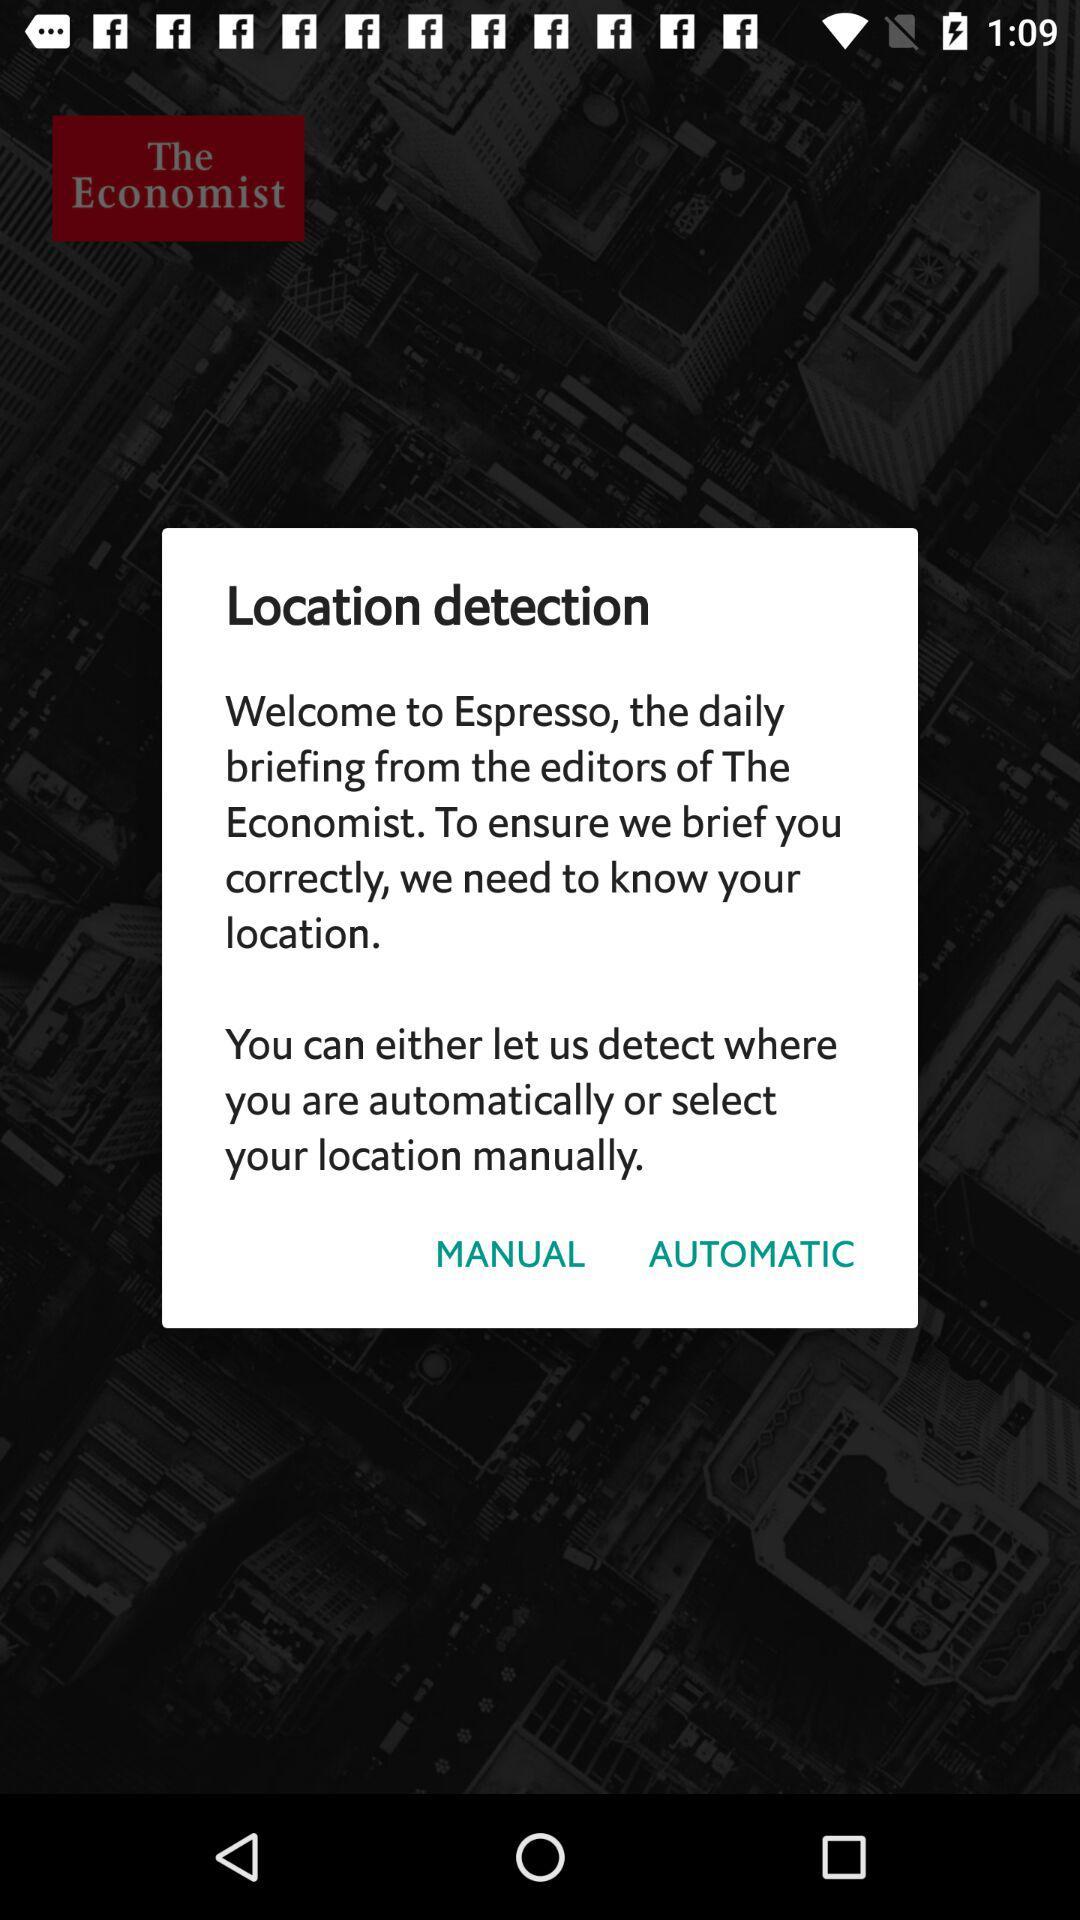 The height and width of the screenshot is (1920, 1080). What do you see at coordinates (509, 1253) in the screenshot?
I see `the button next to automatic icon` at bounding box center [509, 1253].